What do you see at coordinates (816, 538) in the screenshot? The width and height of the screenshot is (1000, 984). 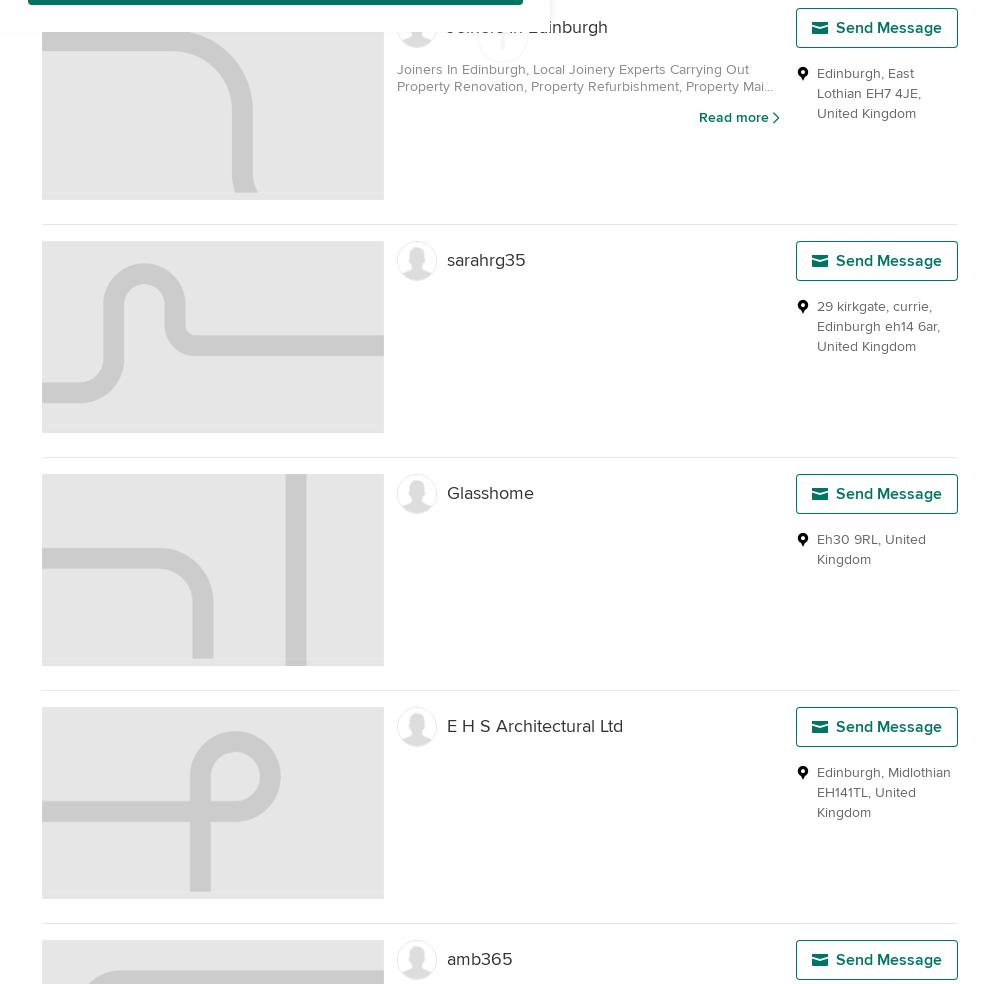 I see `'Eh30 9RL'` at bounding box center [816, 538].